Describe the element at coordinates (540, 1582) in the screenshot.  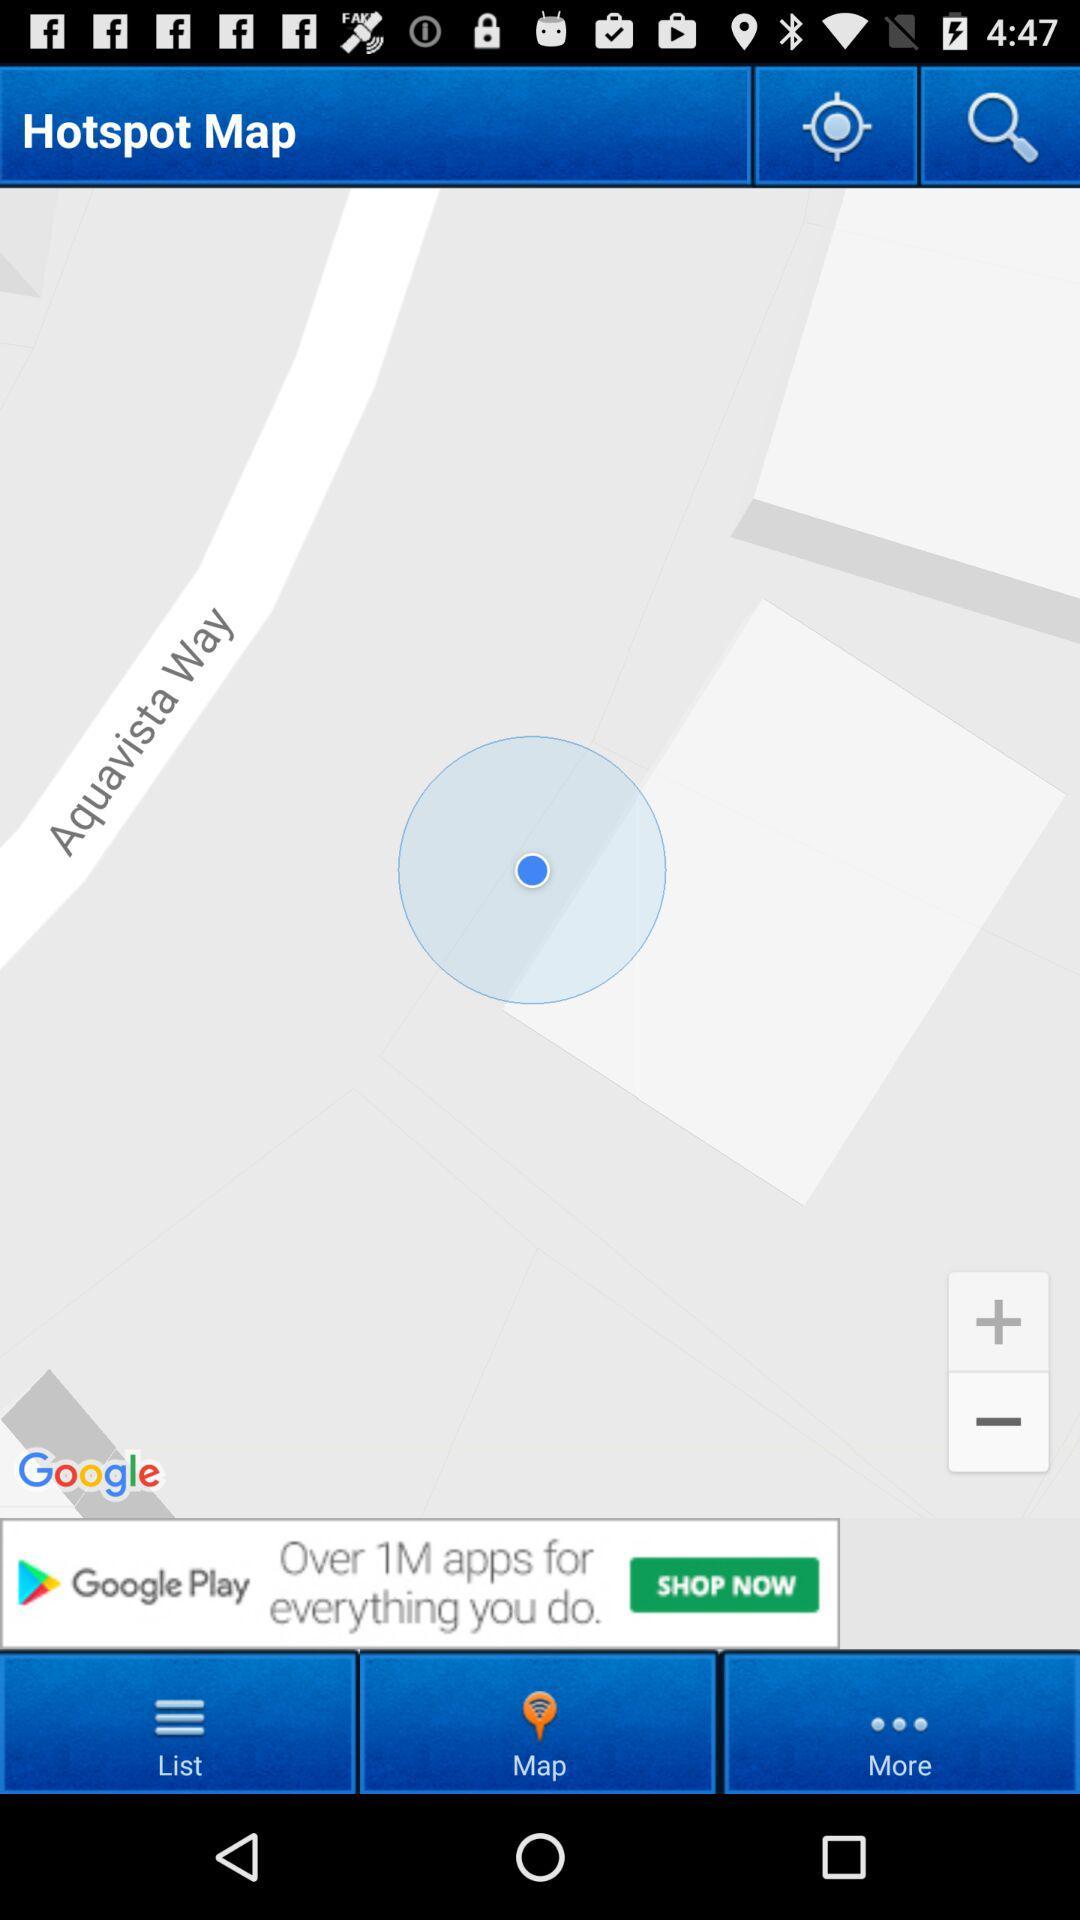
I see `to go youtube` at that location.